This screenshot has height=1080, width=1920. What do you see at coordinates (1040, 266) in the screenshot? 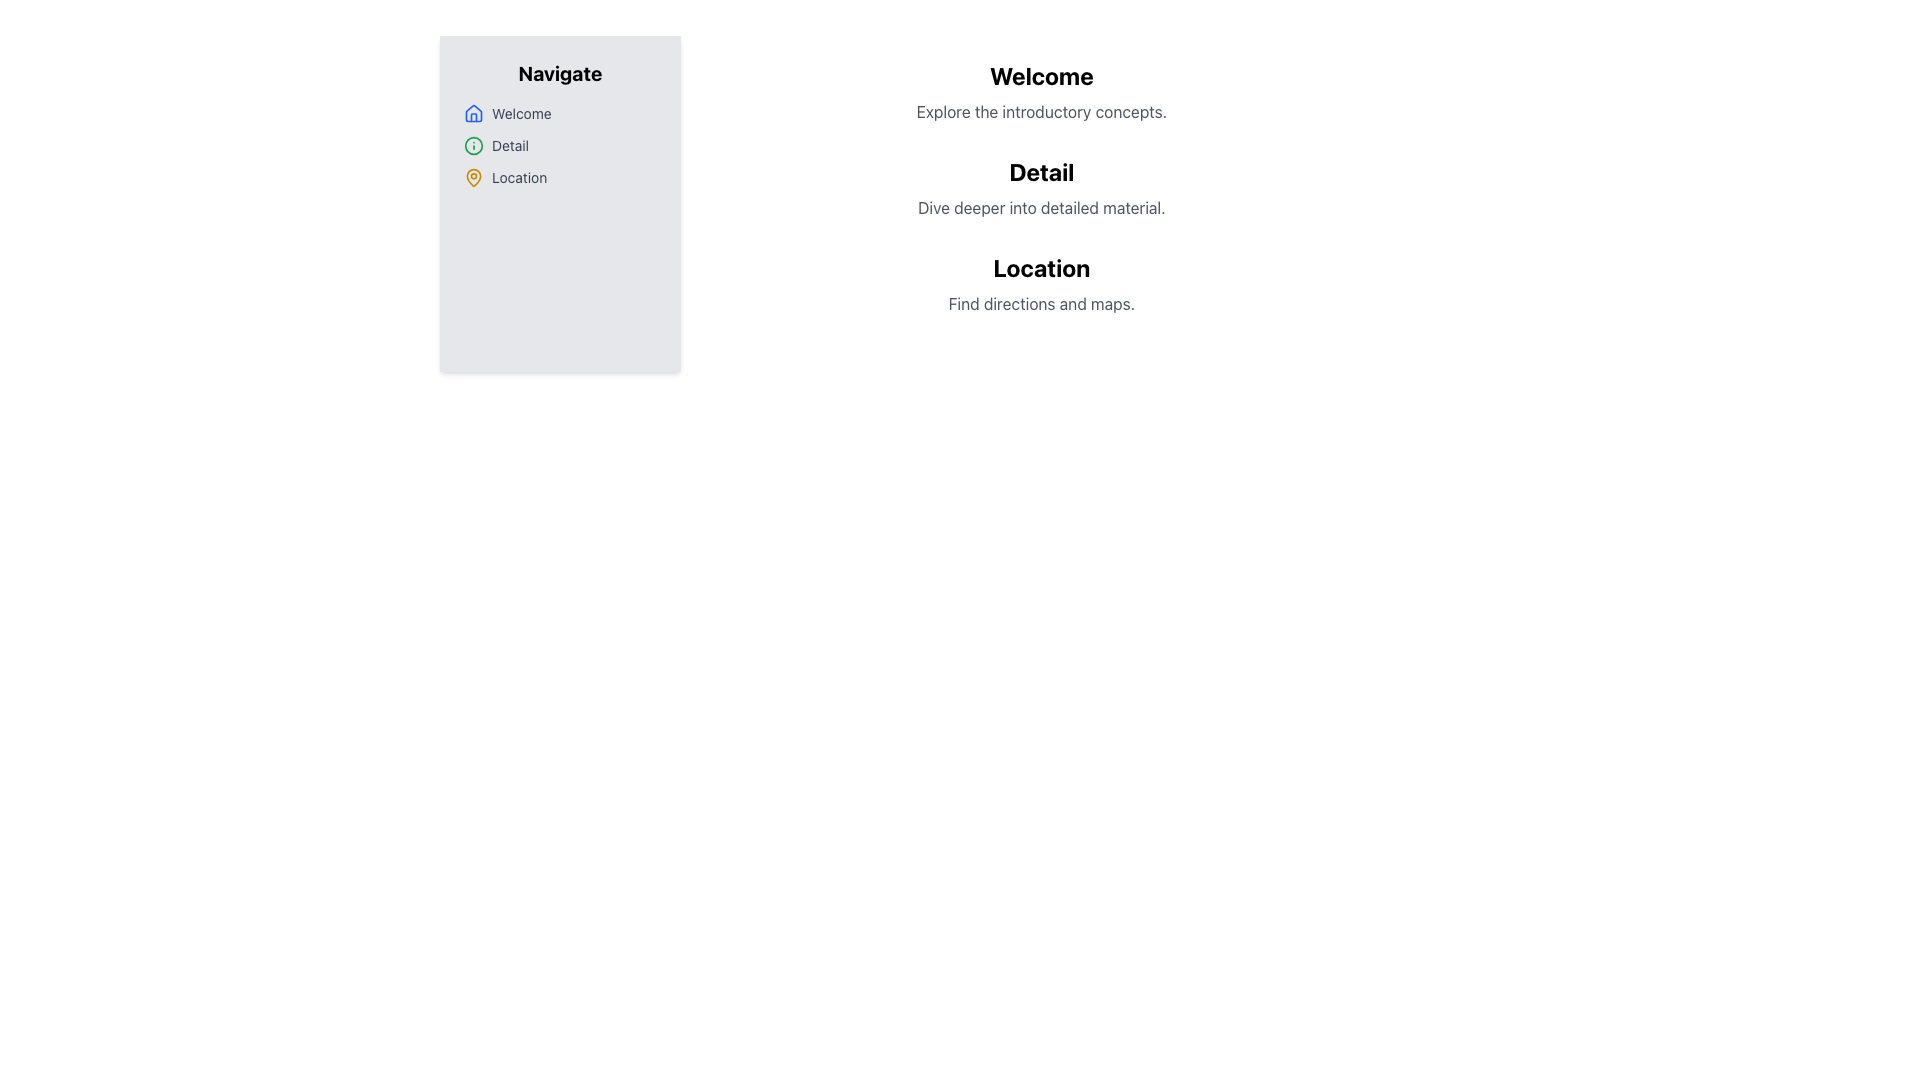
I see `the Text Label that serves as a title for location-related information, located slightly lower on the page, above the text 'Find directions and maps'` at bounding box center [1040, 266].